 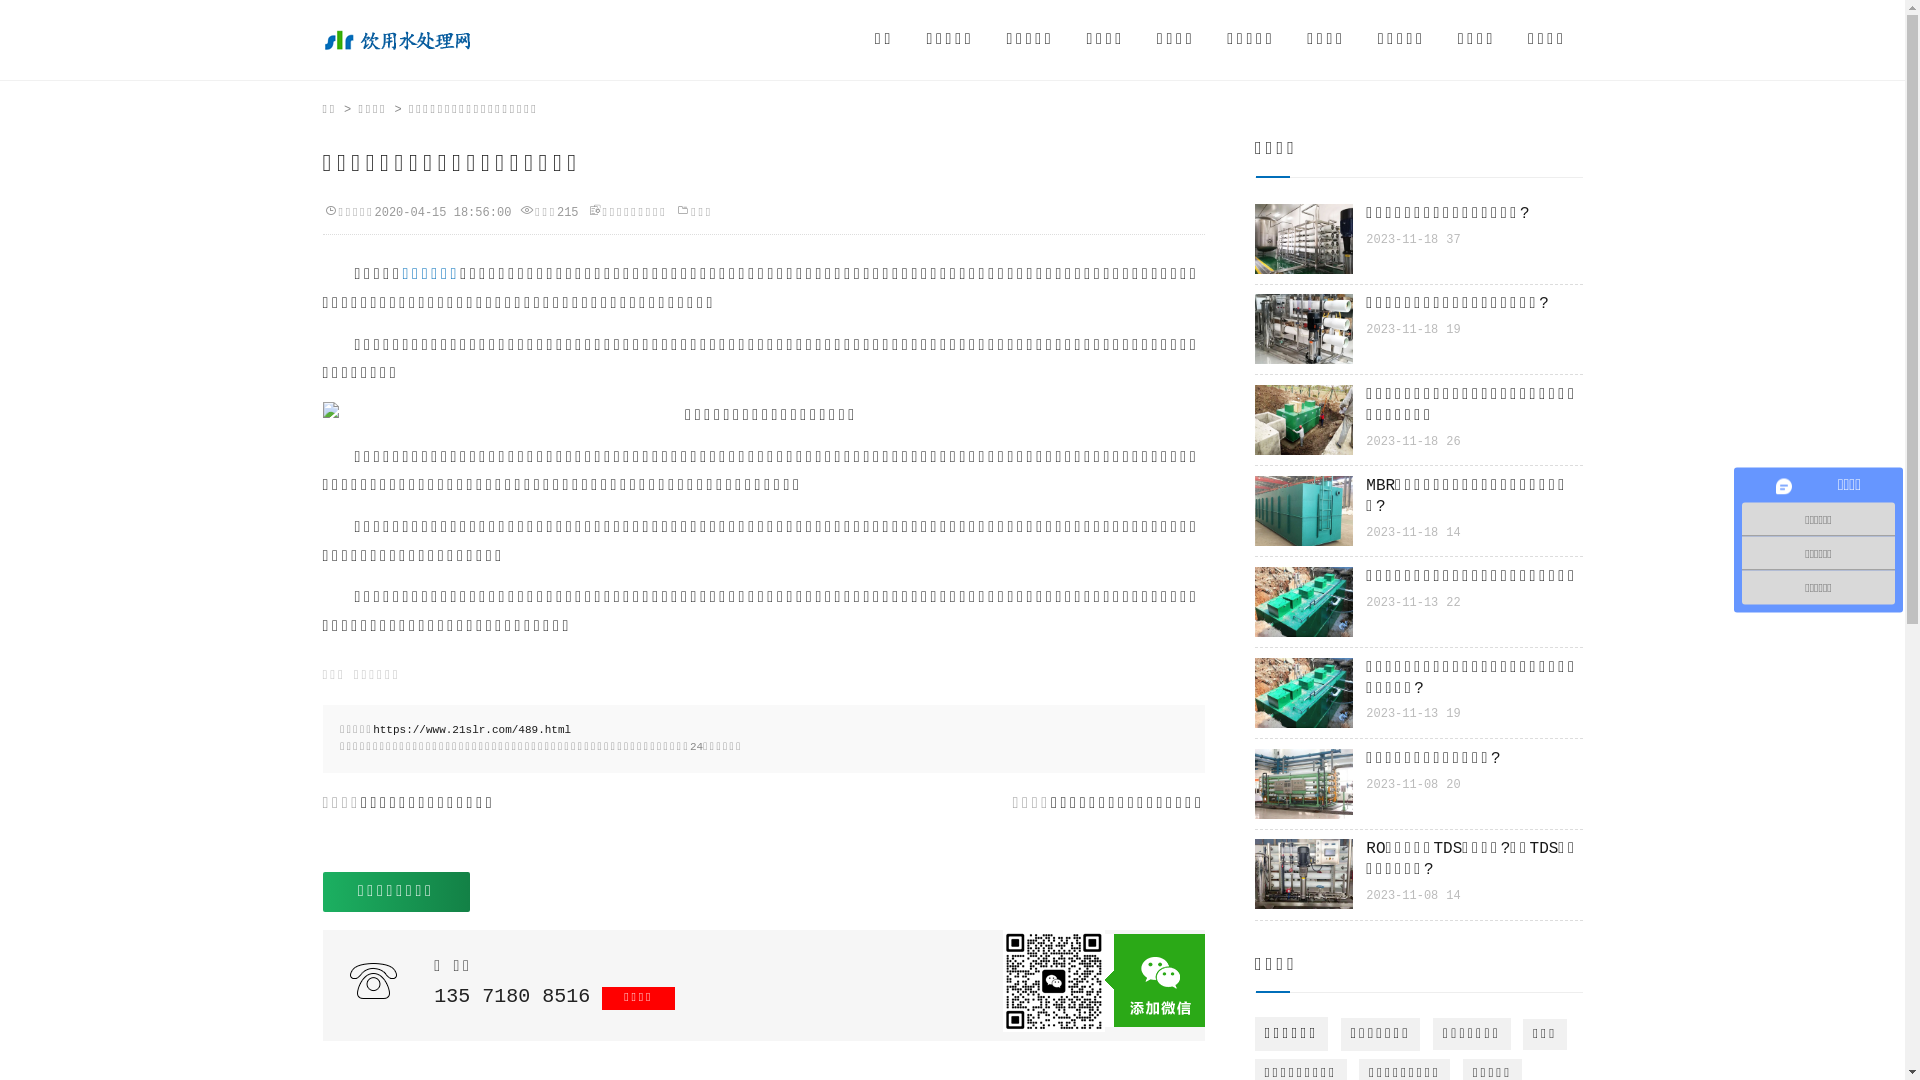 I want to click on 'https://www.21slr.com/489.html', so click(x=470, y=729).